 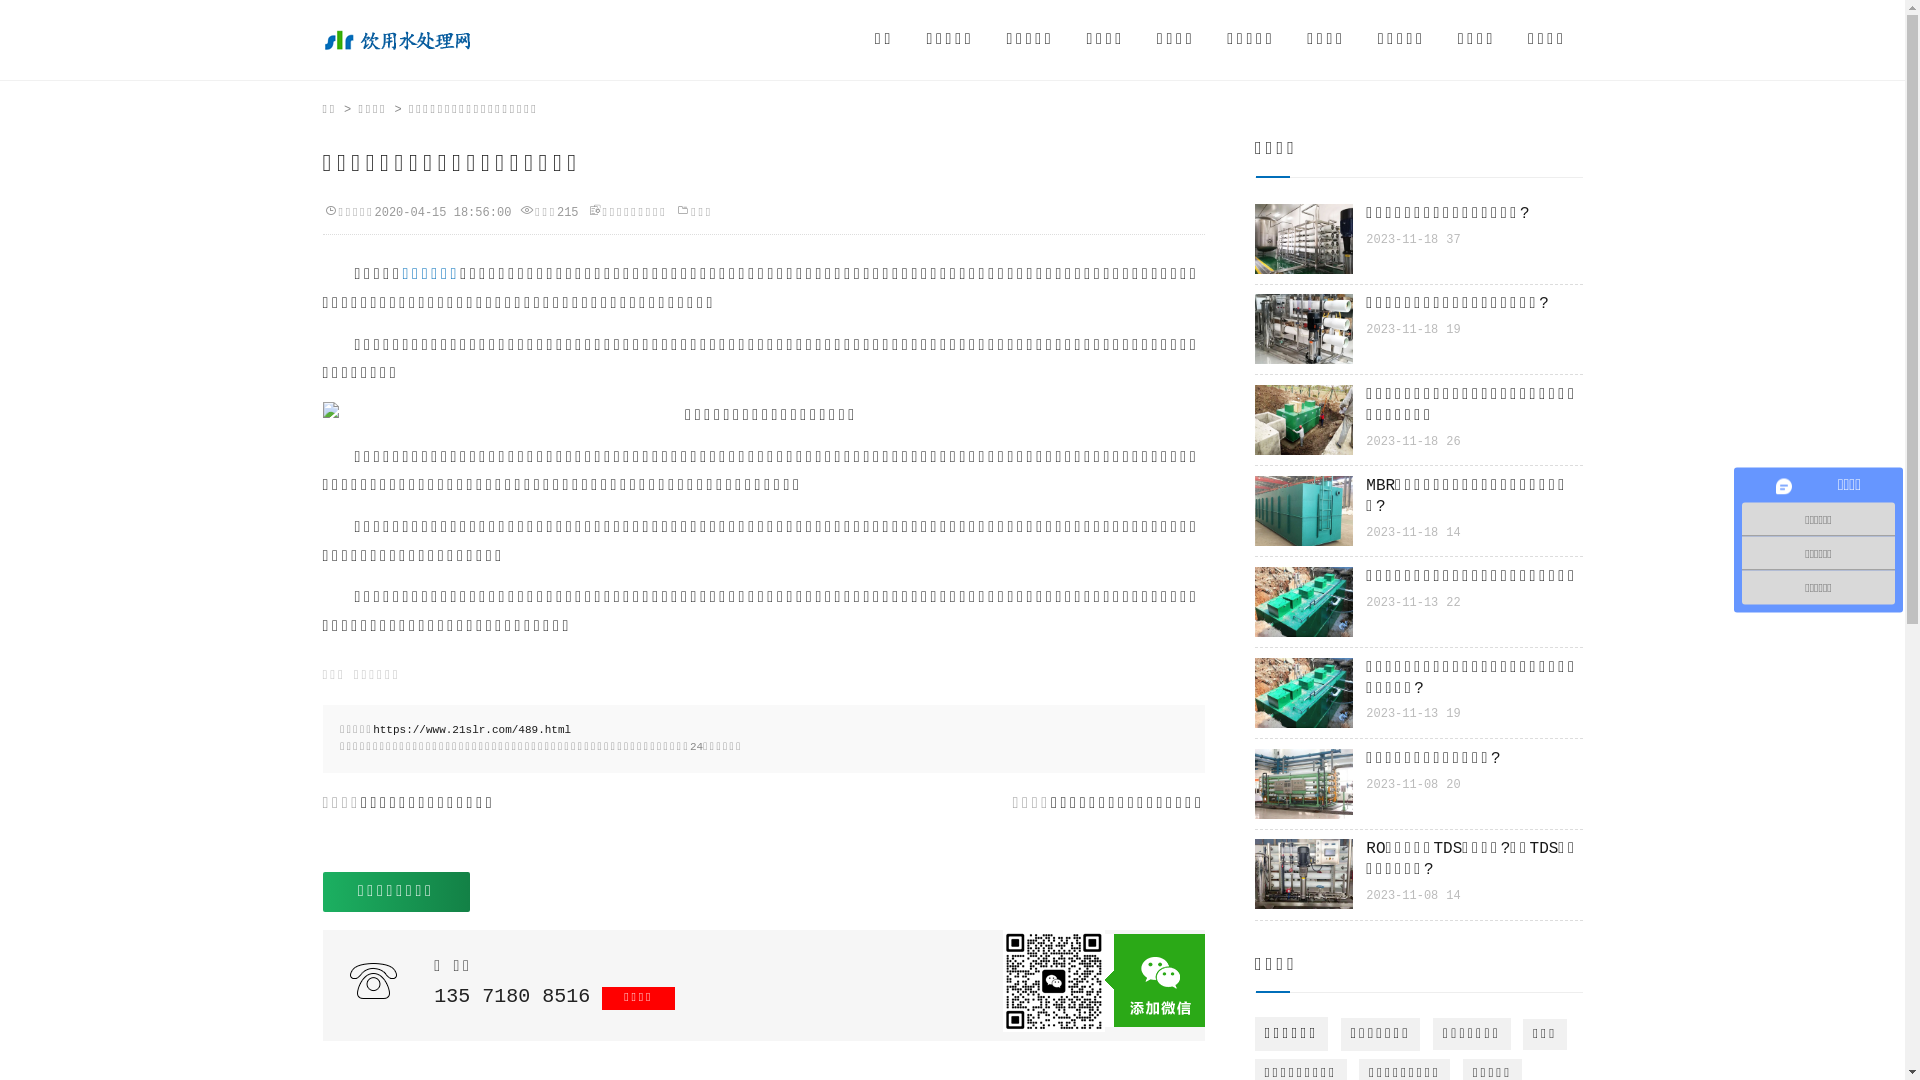 I want to click on 'https://www.21slr.com/489.html', so click(x=470, y=729).